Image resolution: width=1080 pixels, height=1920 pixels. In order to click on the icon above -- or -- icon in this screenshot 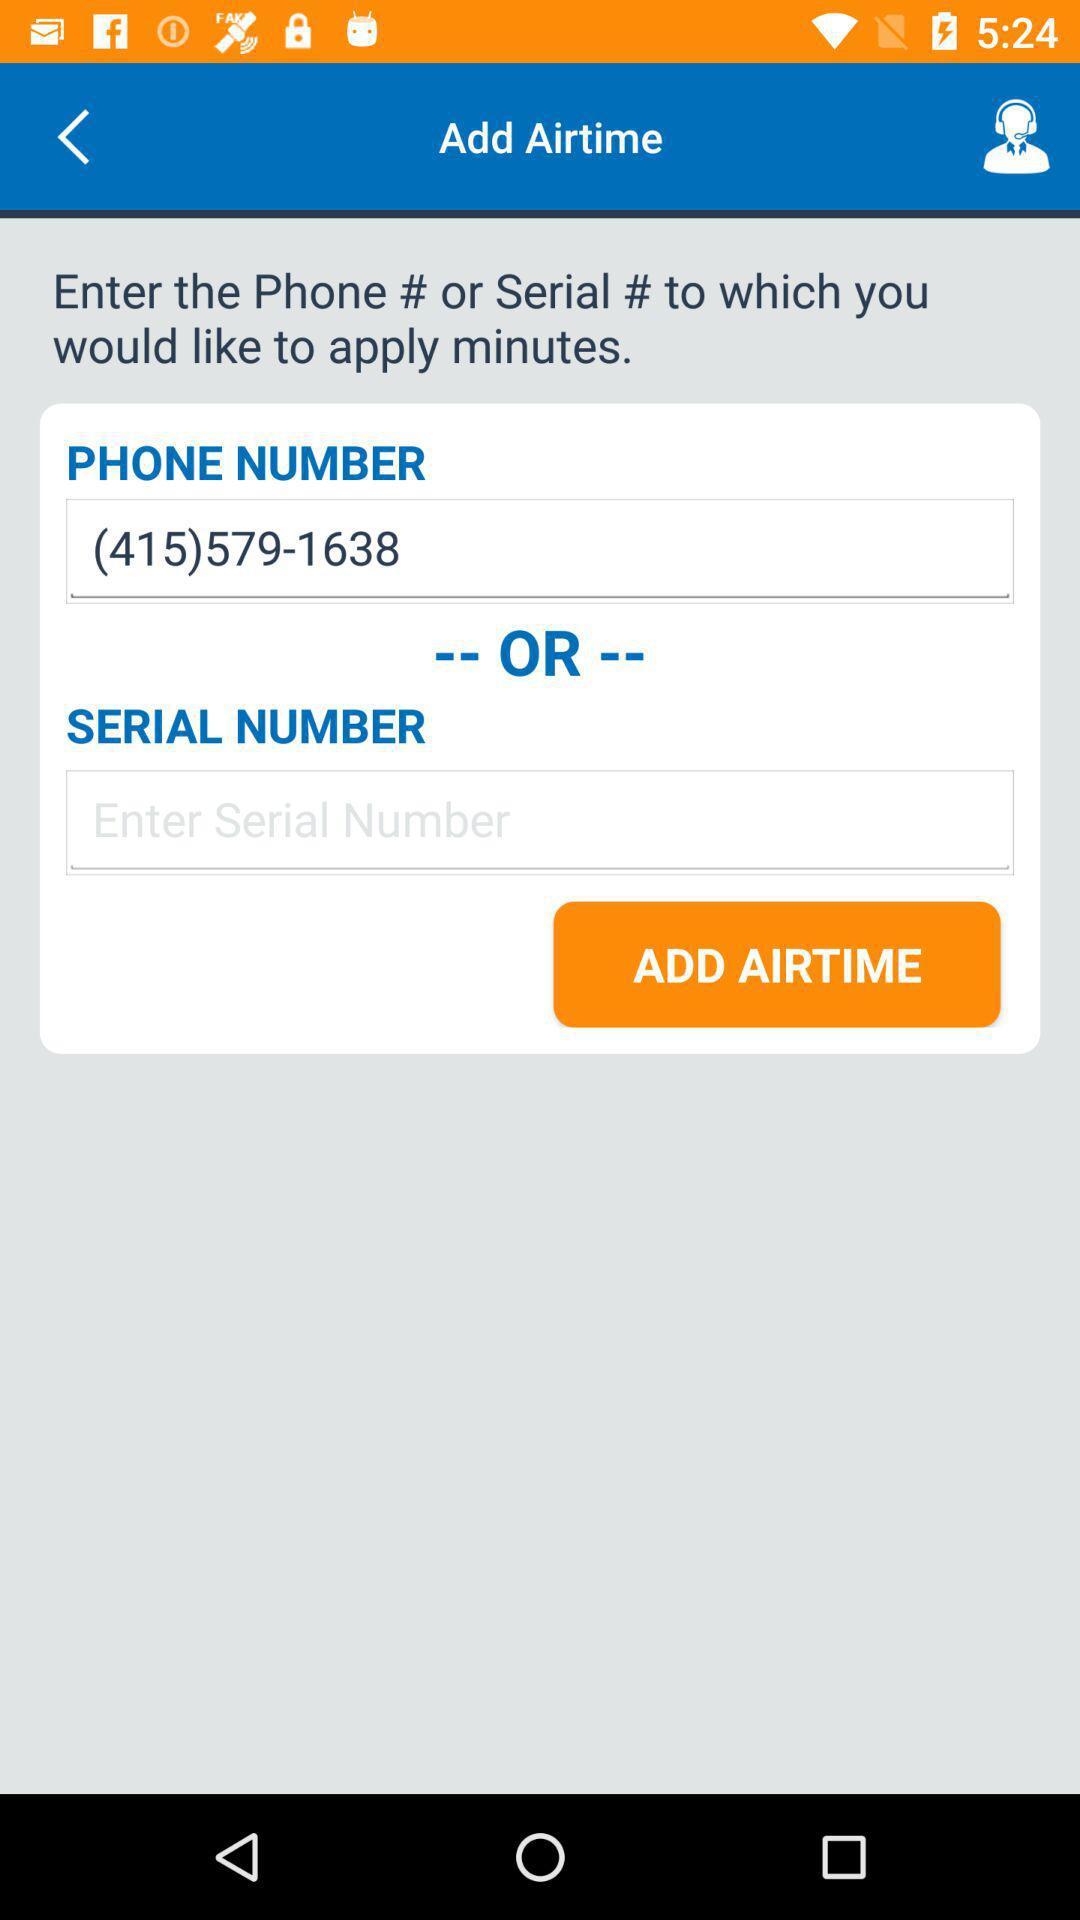, I will do `click(540, 551)`.